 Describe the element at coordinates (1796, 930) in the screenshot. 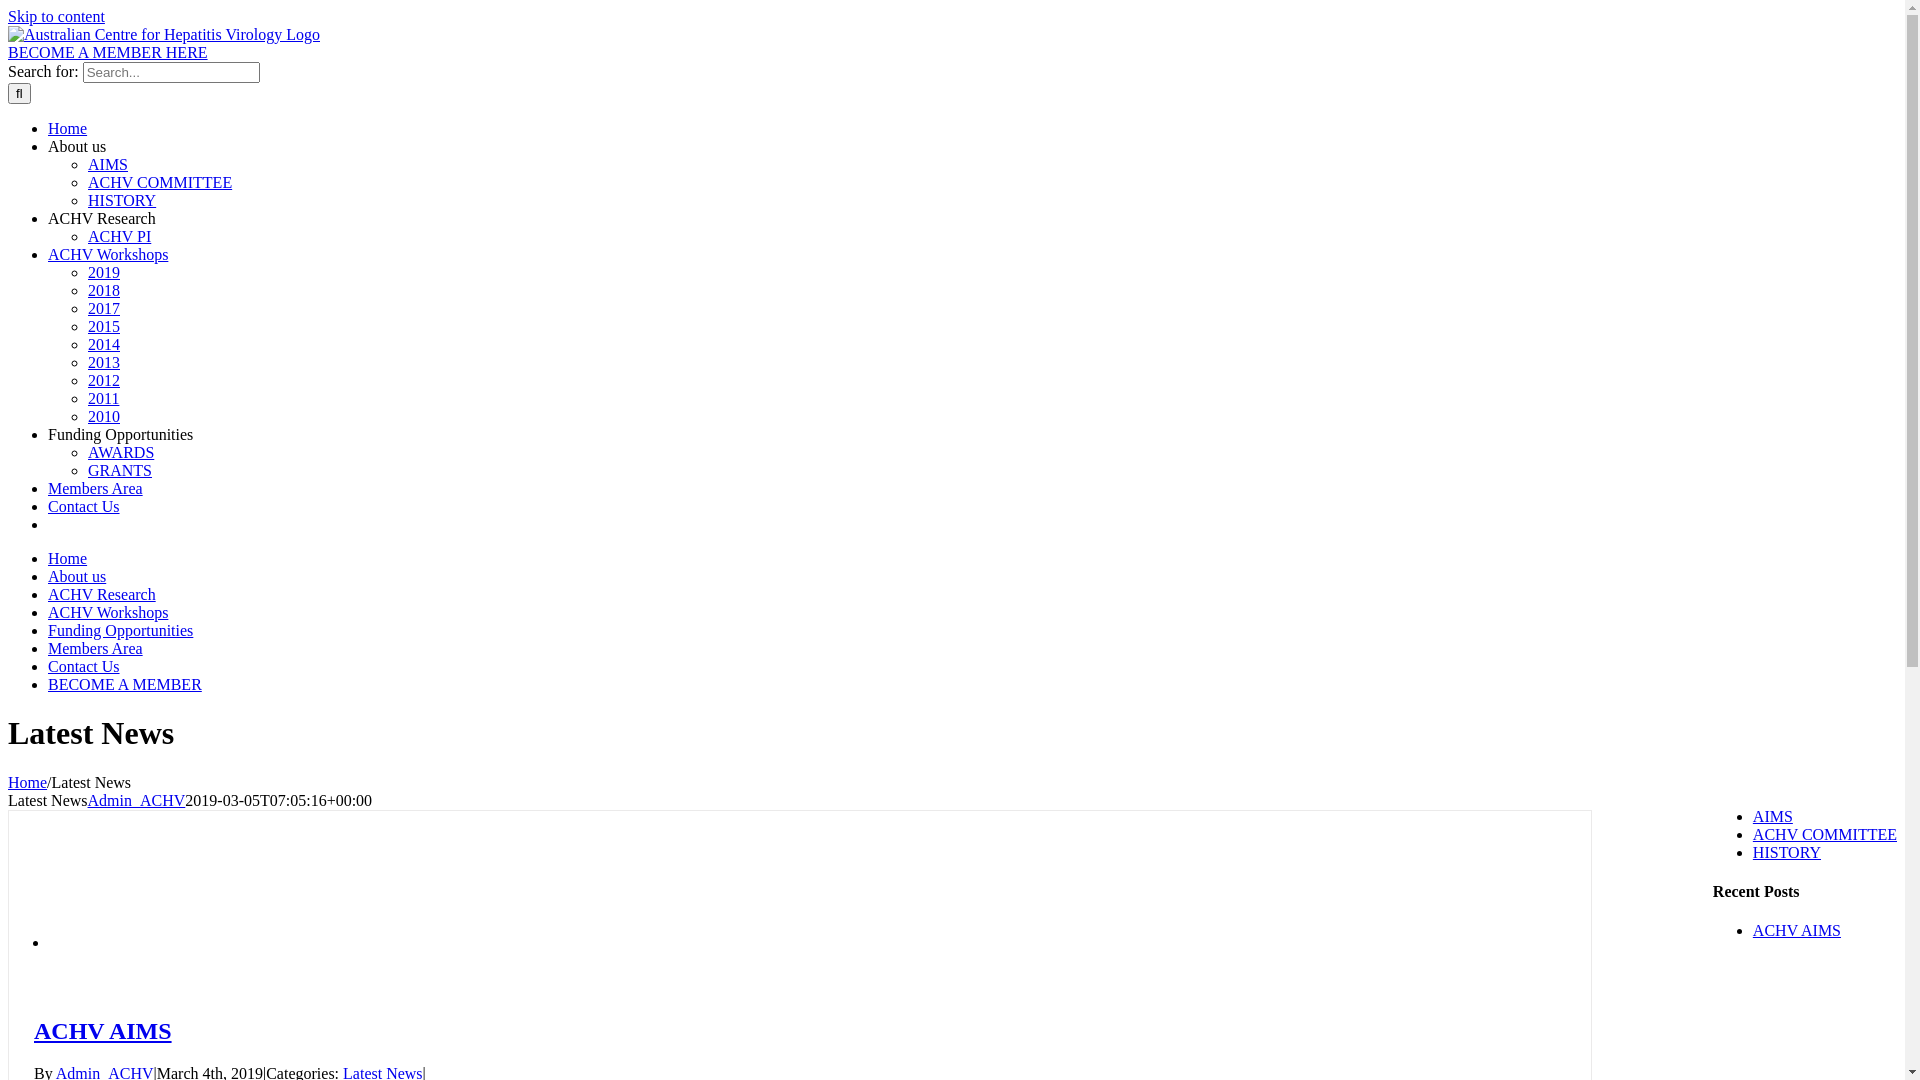

I see `'ACHV AIMS'` at that location.